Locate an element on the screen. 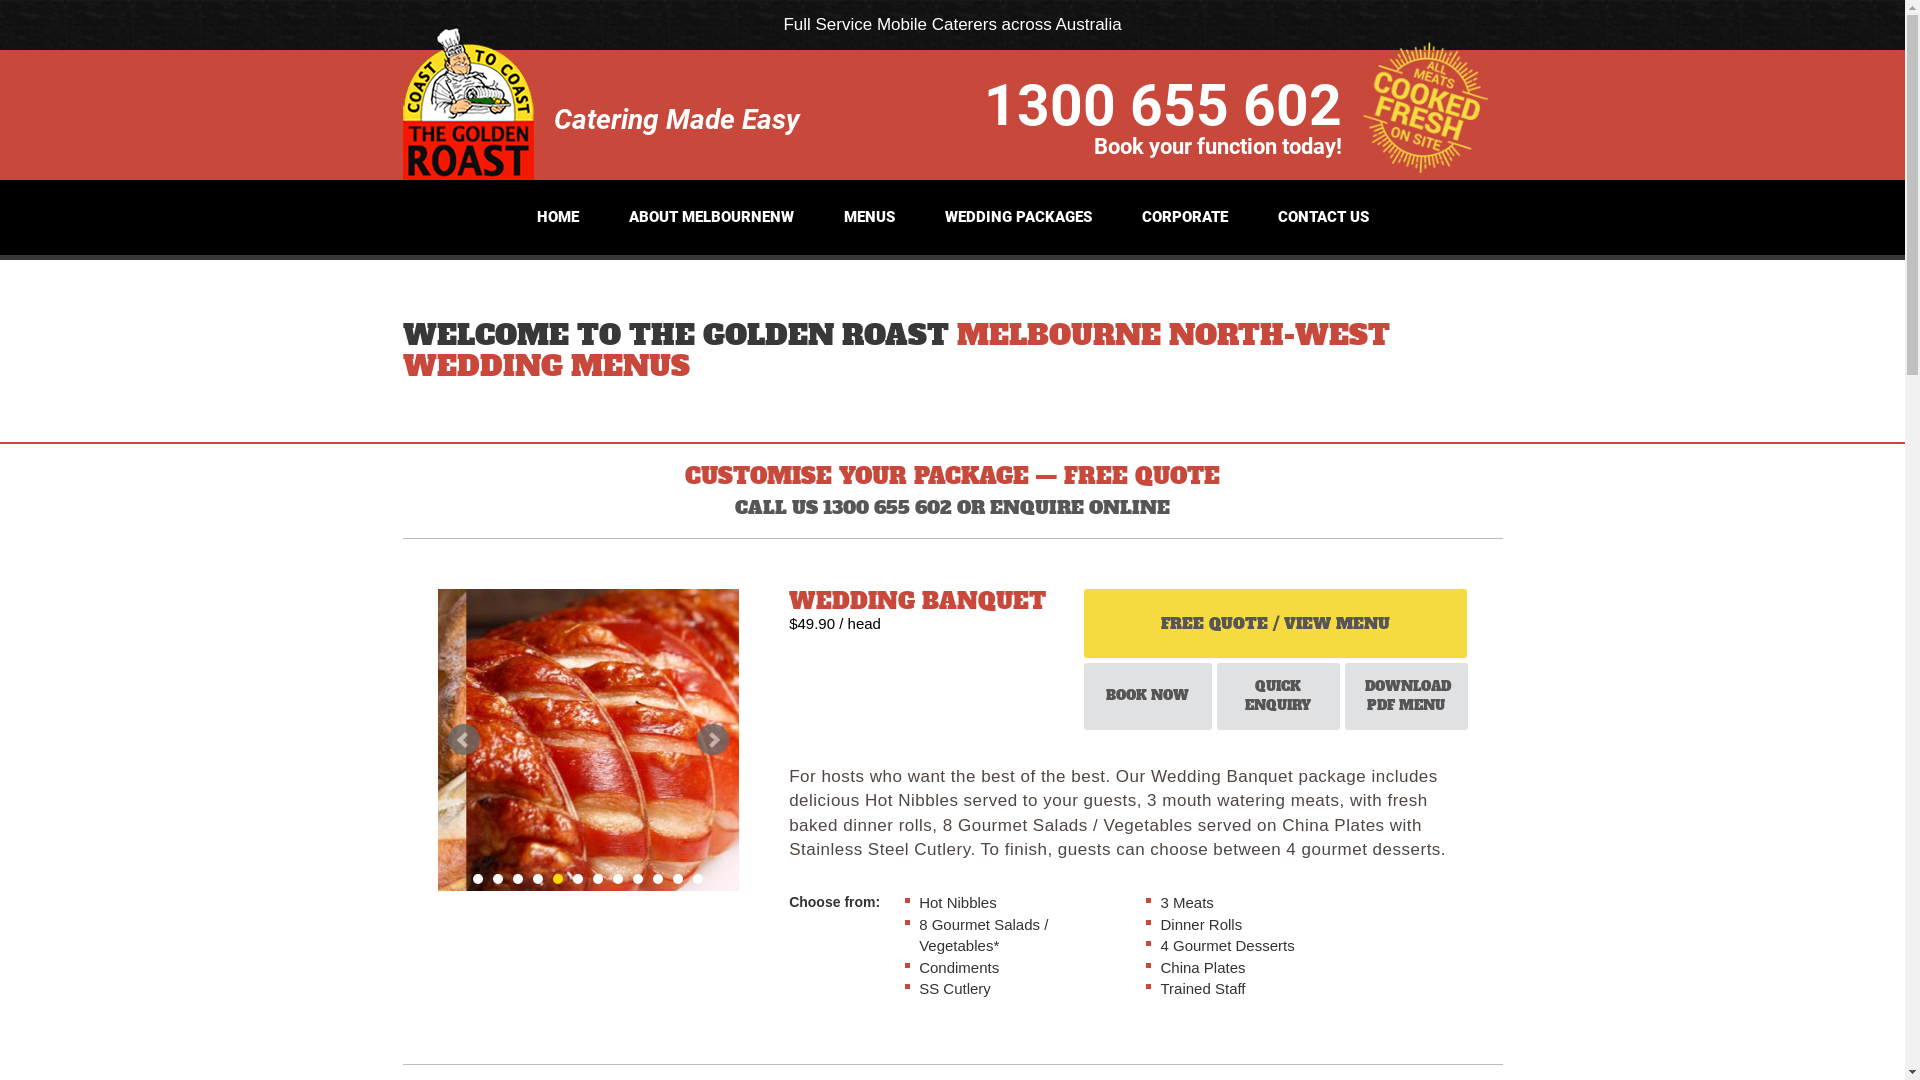 Image resolution: width=1920 pixels, height=1080 pixels. 'Prev' is located at coordinates (446, 740).